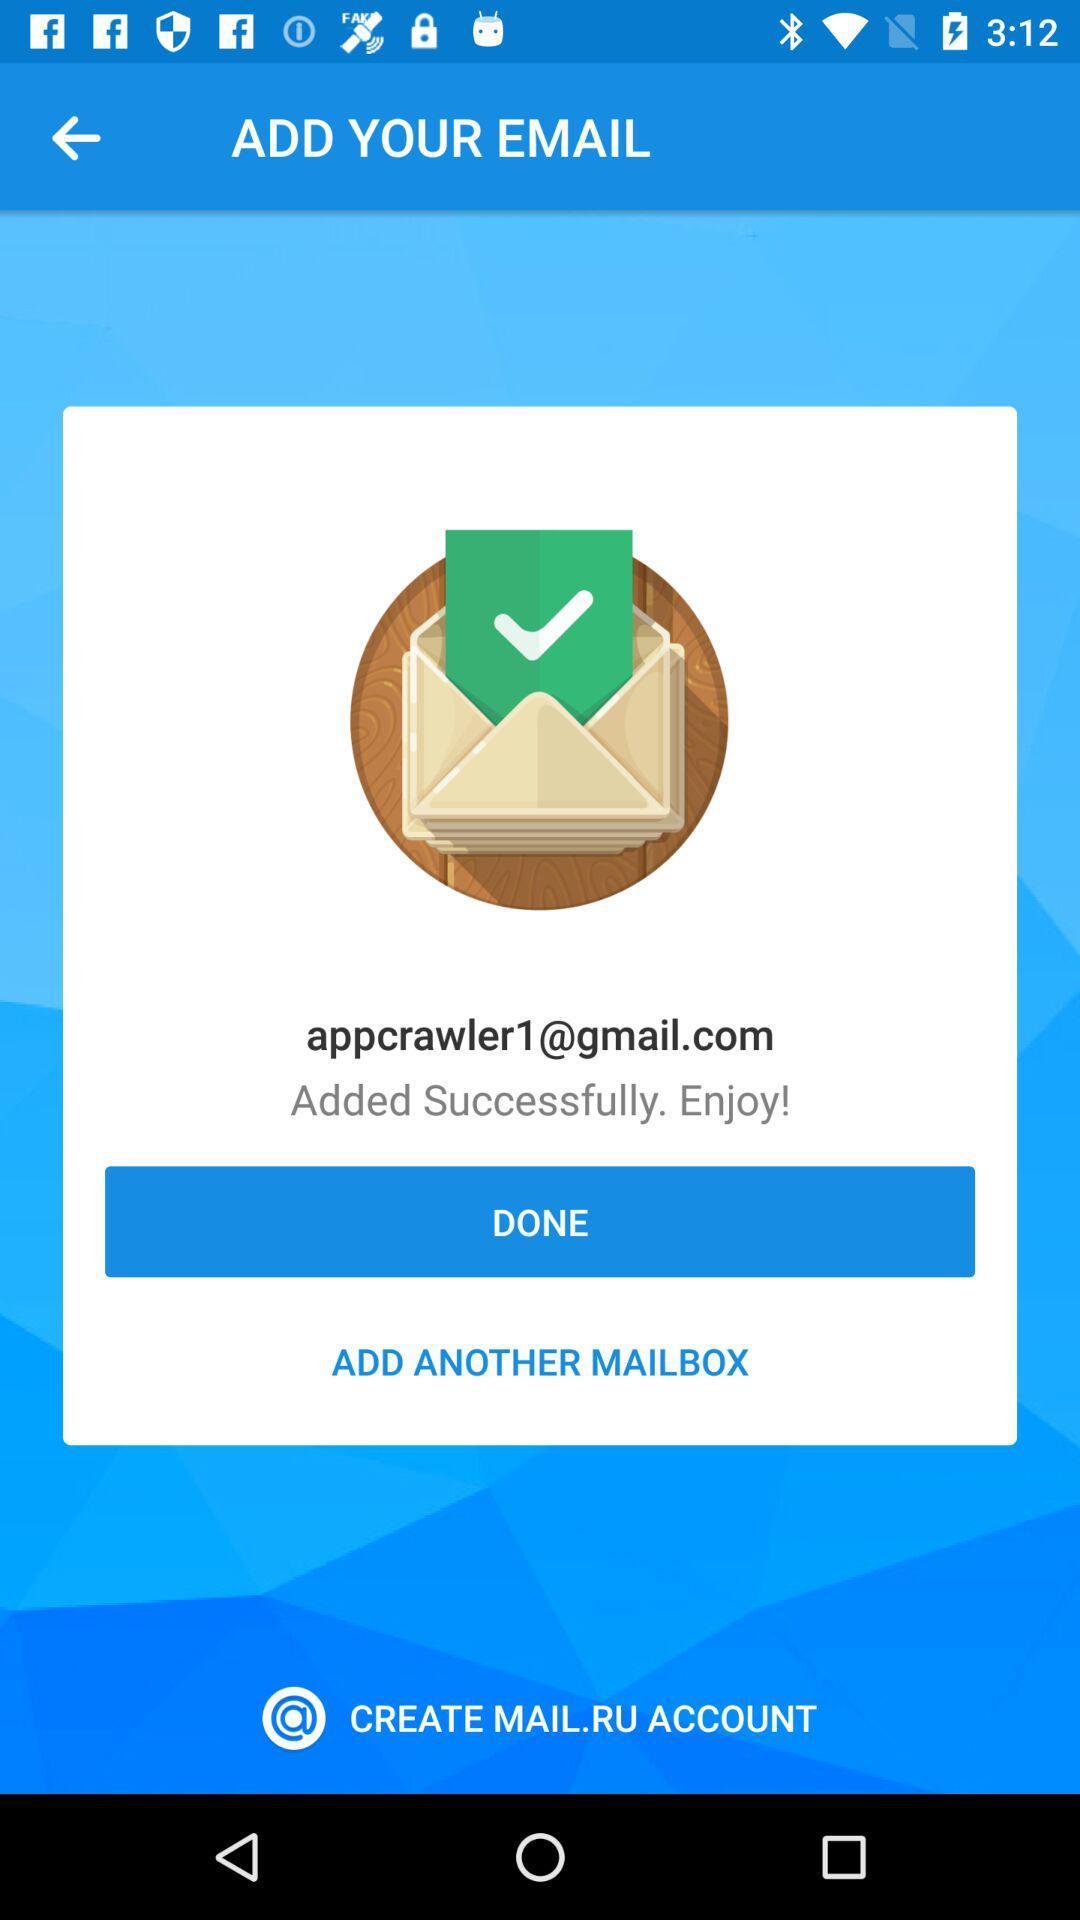 This screenshot has height=1920, width=1080. Describe the element at coordinates (83, 135) in the screenshot. I see `item to the left of add your email app` at that location.